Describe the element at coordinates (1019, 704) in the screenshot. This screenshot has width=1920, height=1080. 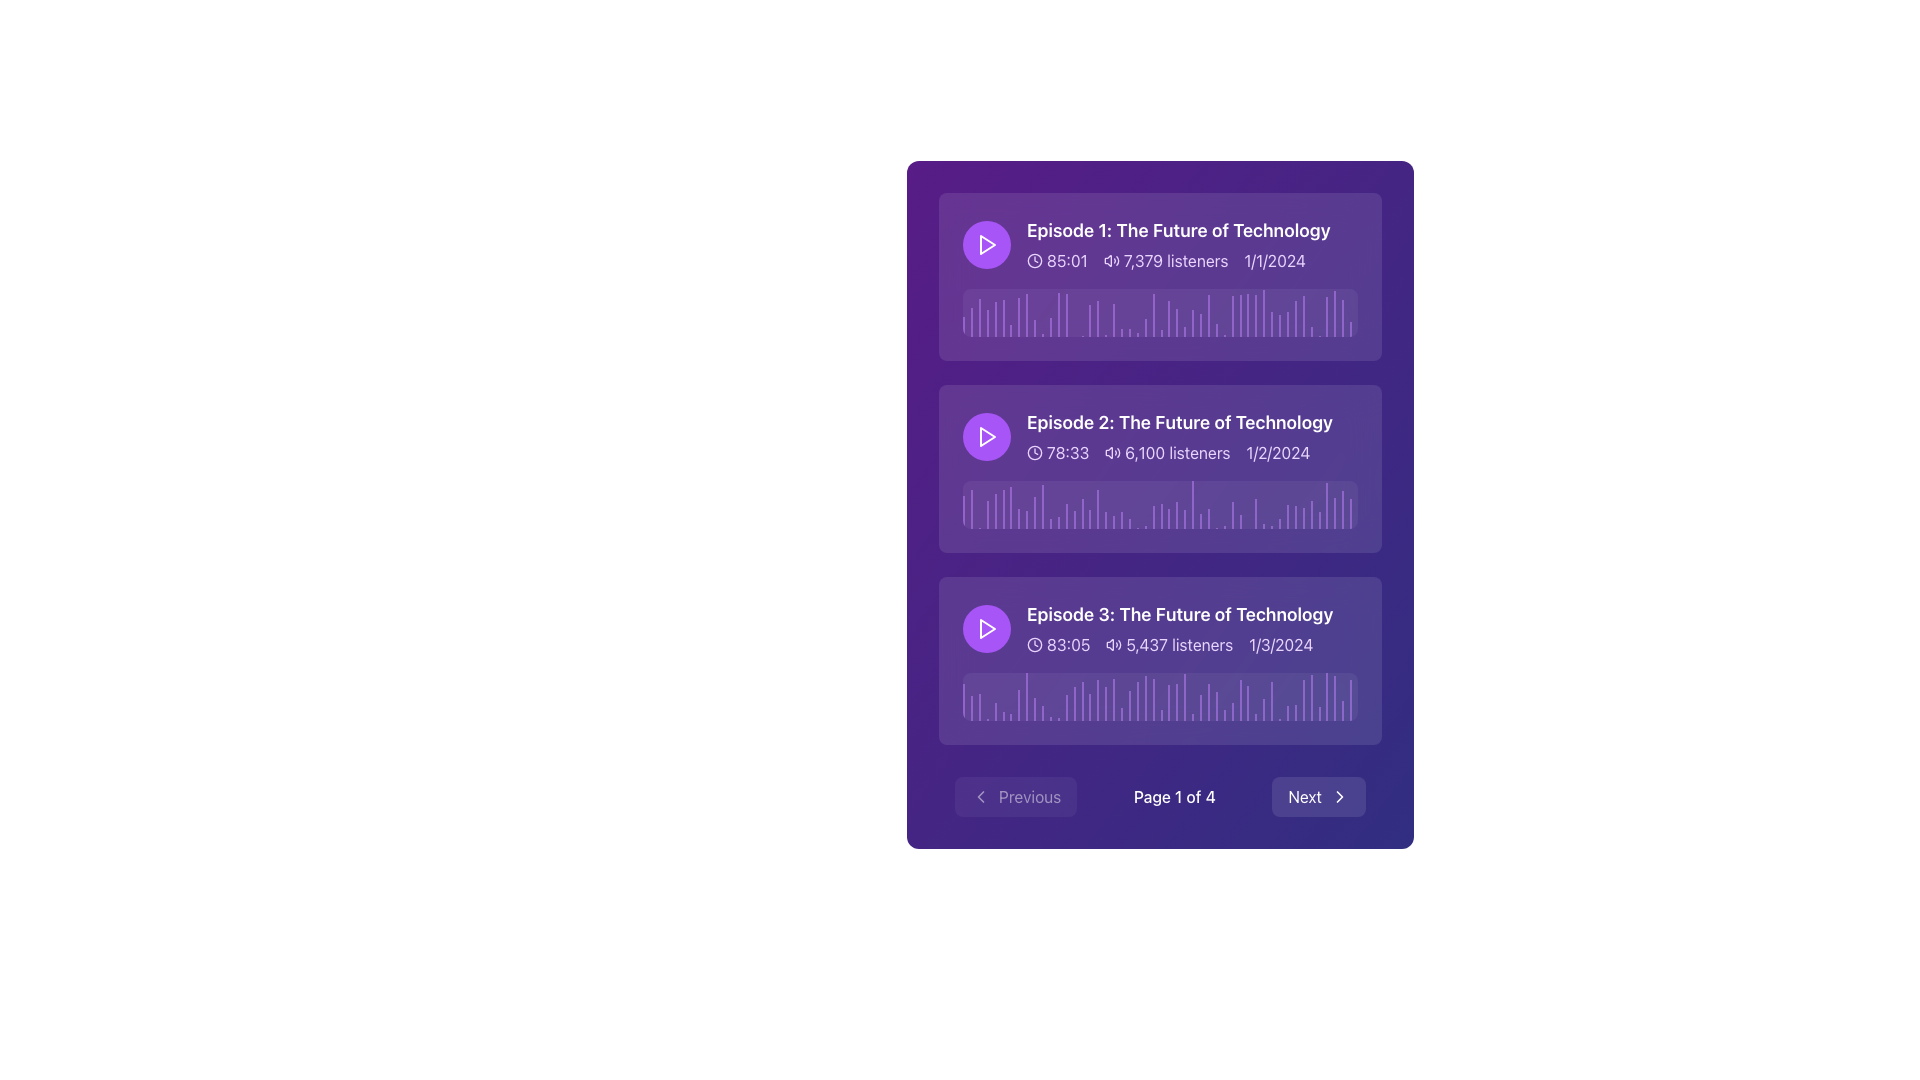
I see `the 8th vertical purple progress indicator segment in the playback bar for 'Episode 3: The Future of Technology'` at that location.